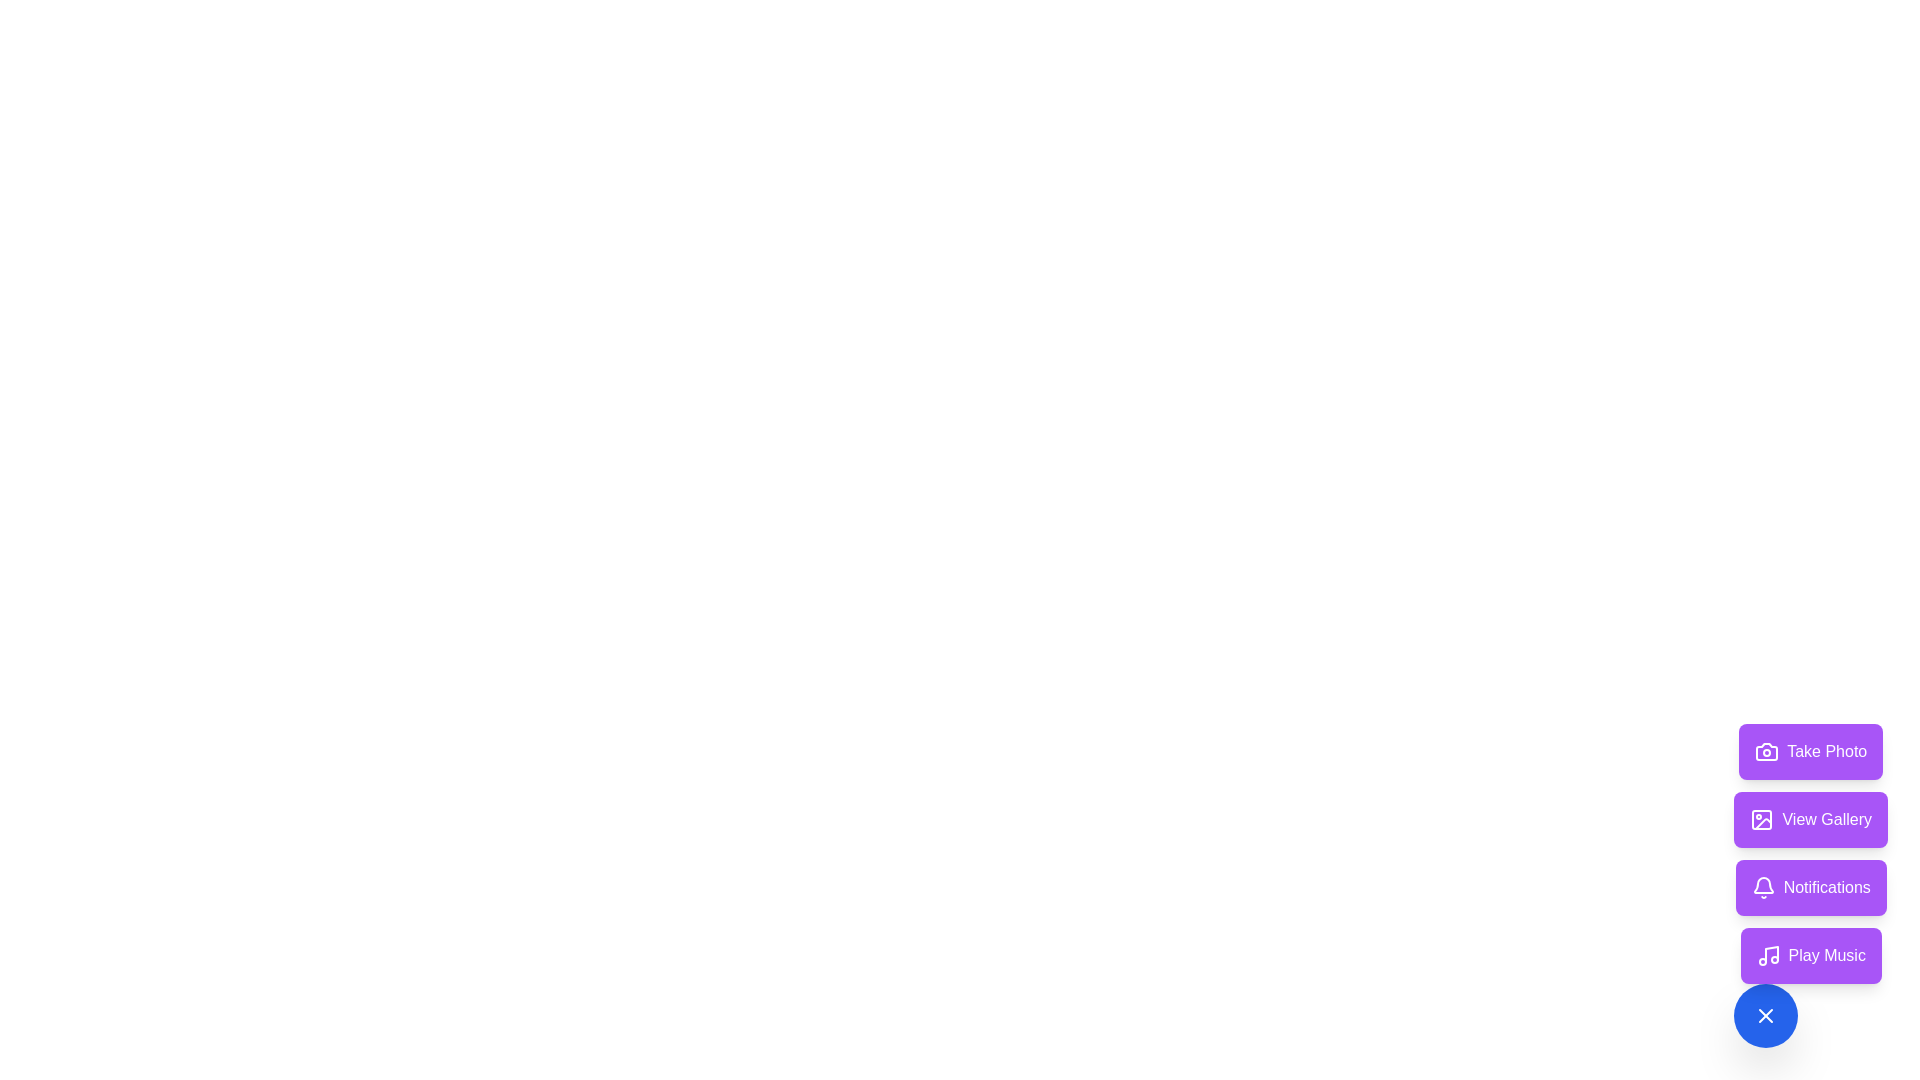 The width and height of the screenshot is (1920, 1080). Describe the element at coordinates (1767, 752) in the screenshot. I see `the 'Take Photo' button by clicking on the compact camera icon positioned on the left side of the button` at that location.